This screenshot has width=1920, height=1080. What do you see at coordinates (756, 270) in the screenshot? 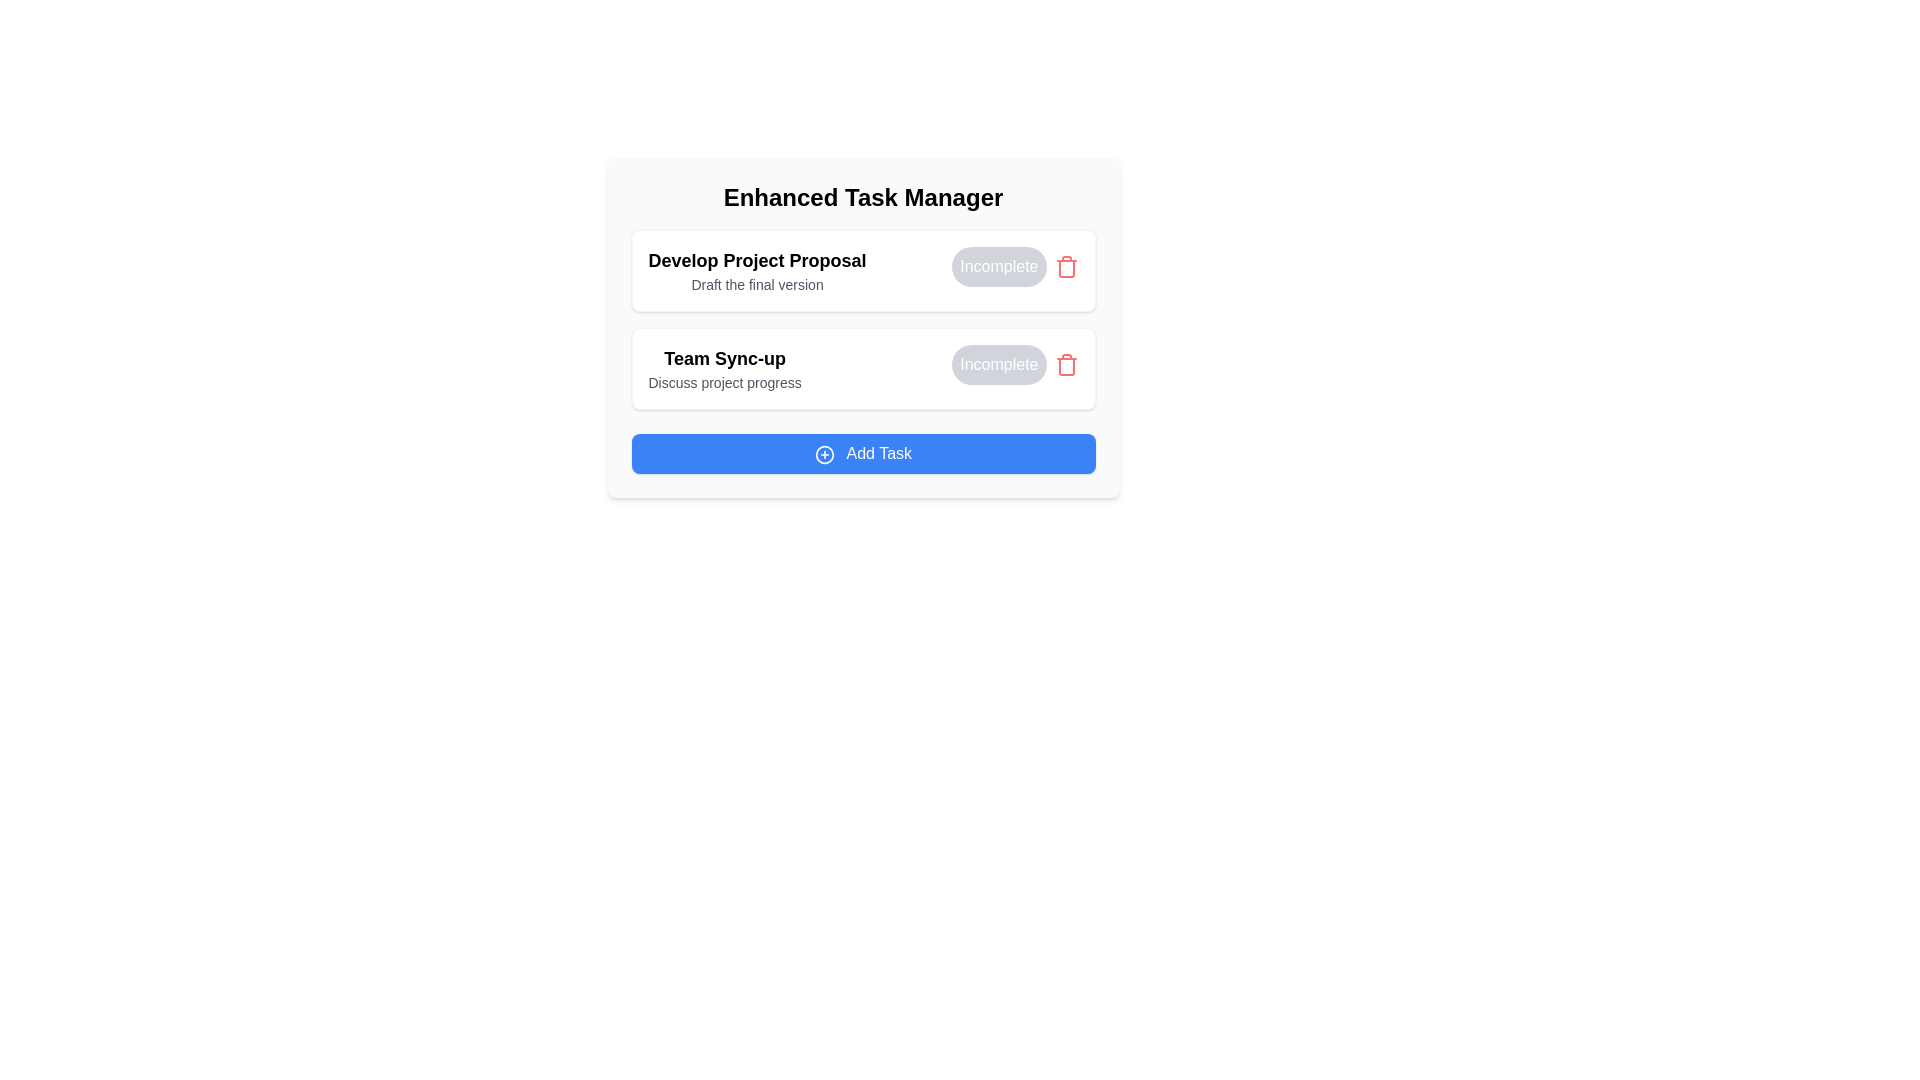
I see `the non-interactive text display component labeled 'Develop Project Proposal'` at bounding box center [756, 270].